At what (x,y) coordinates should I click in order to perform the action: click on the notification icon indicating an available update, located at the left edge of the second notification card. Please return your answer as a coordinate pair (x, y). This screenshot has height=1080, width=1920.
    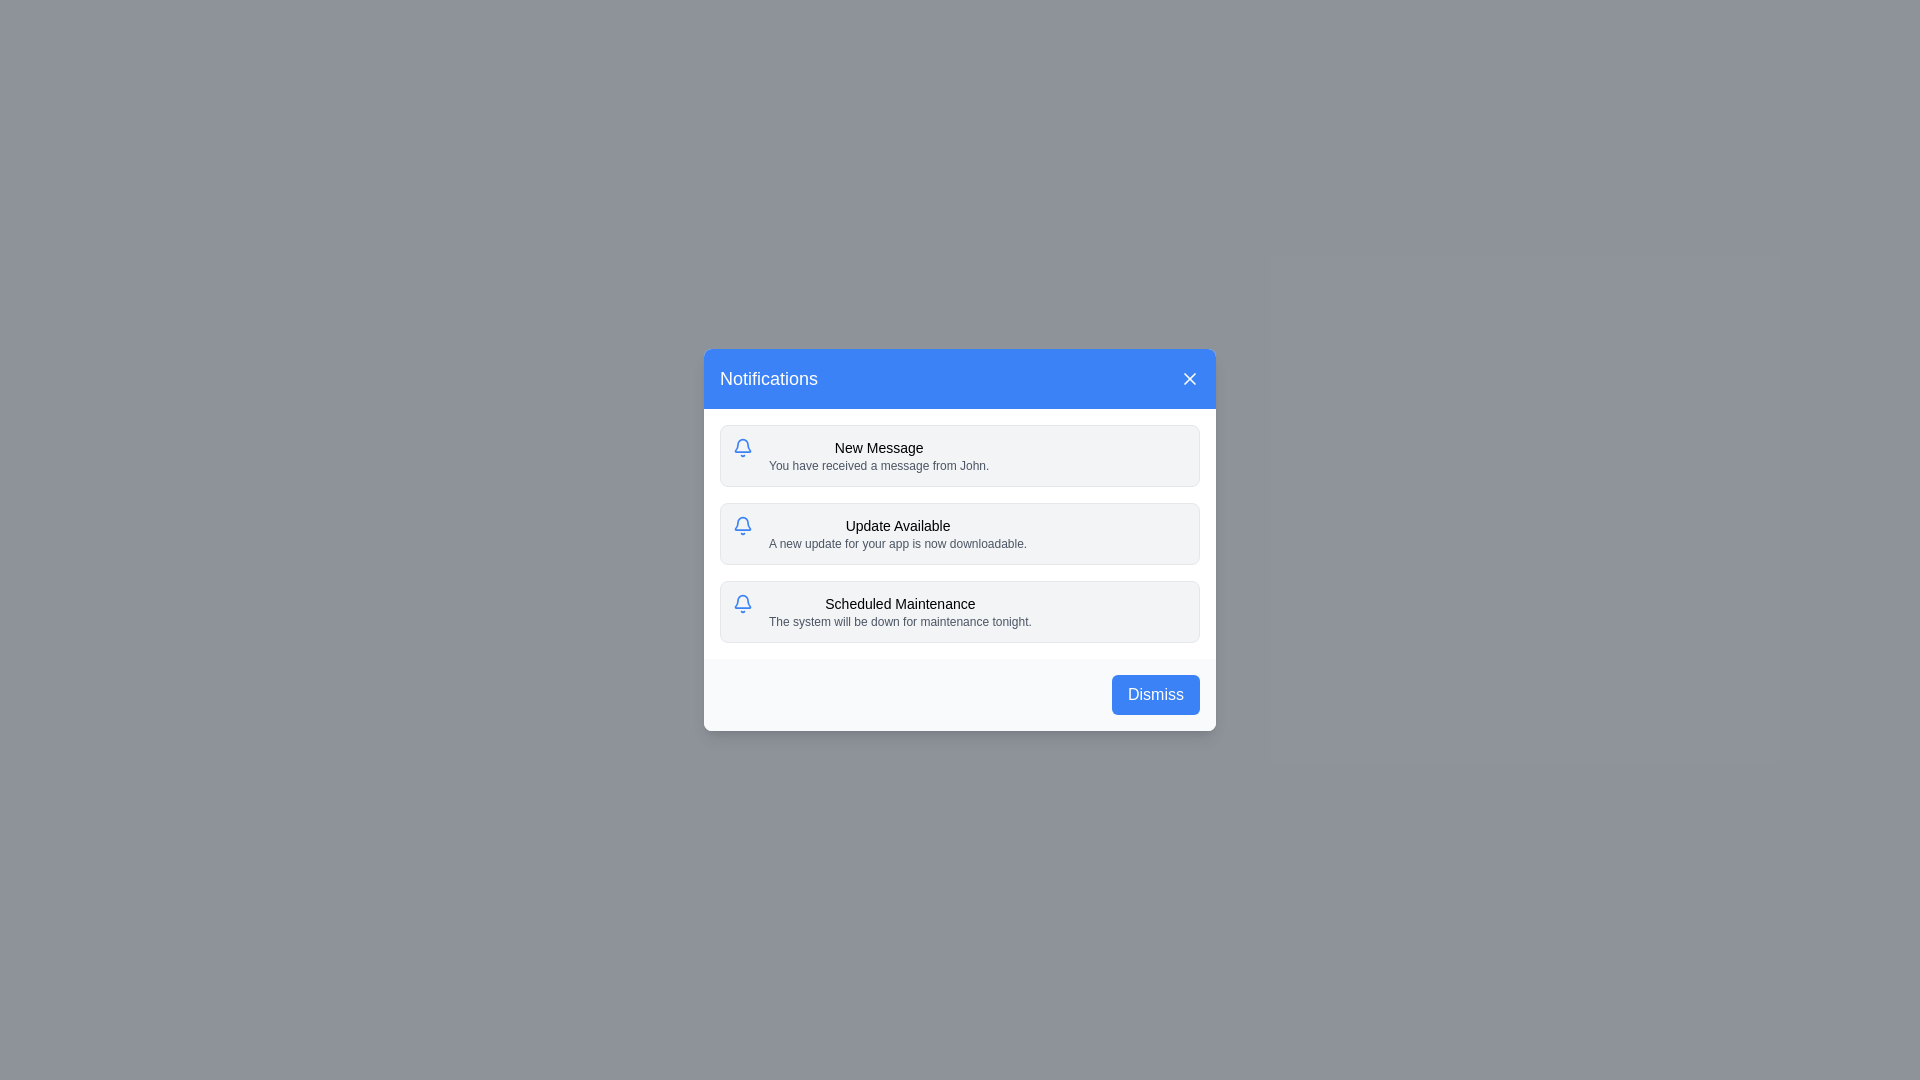
    Looking at the image, I should click on (742, 524).